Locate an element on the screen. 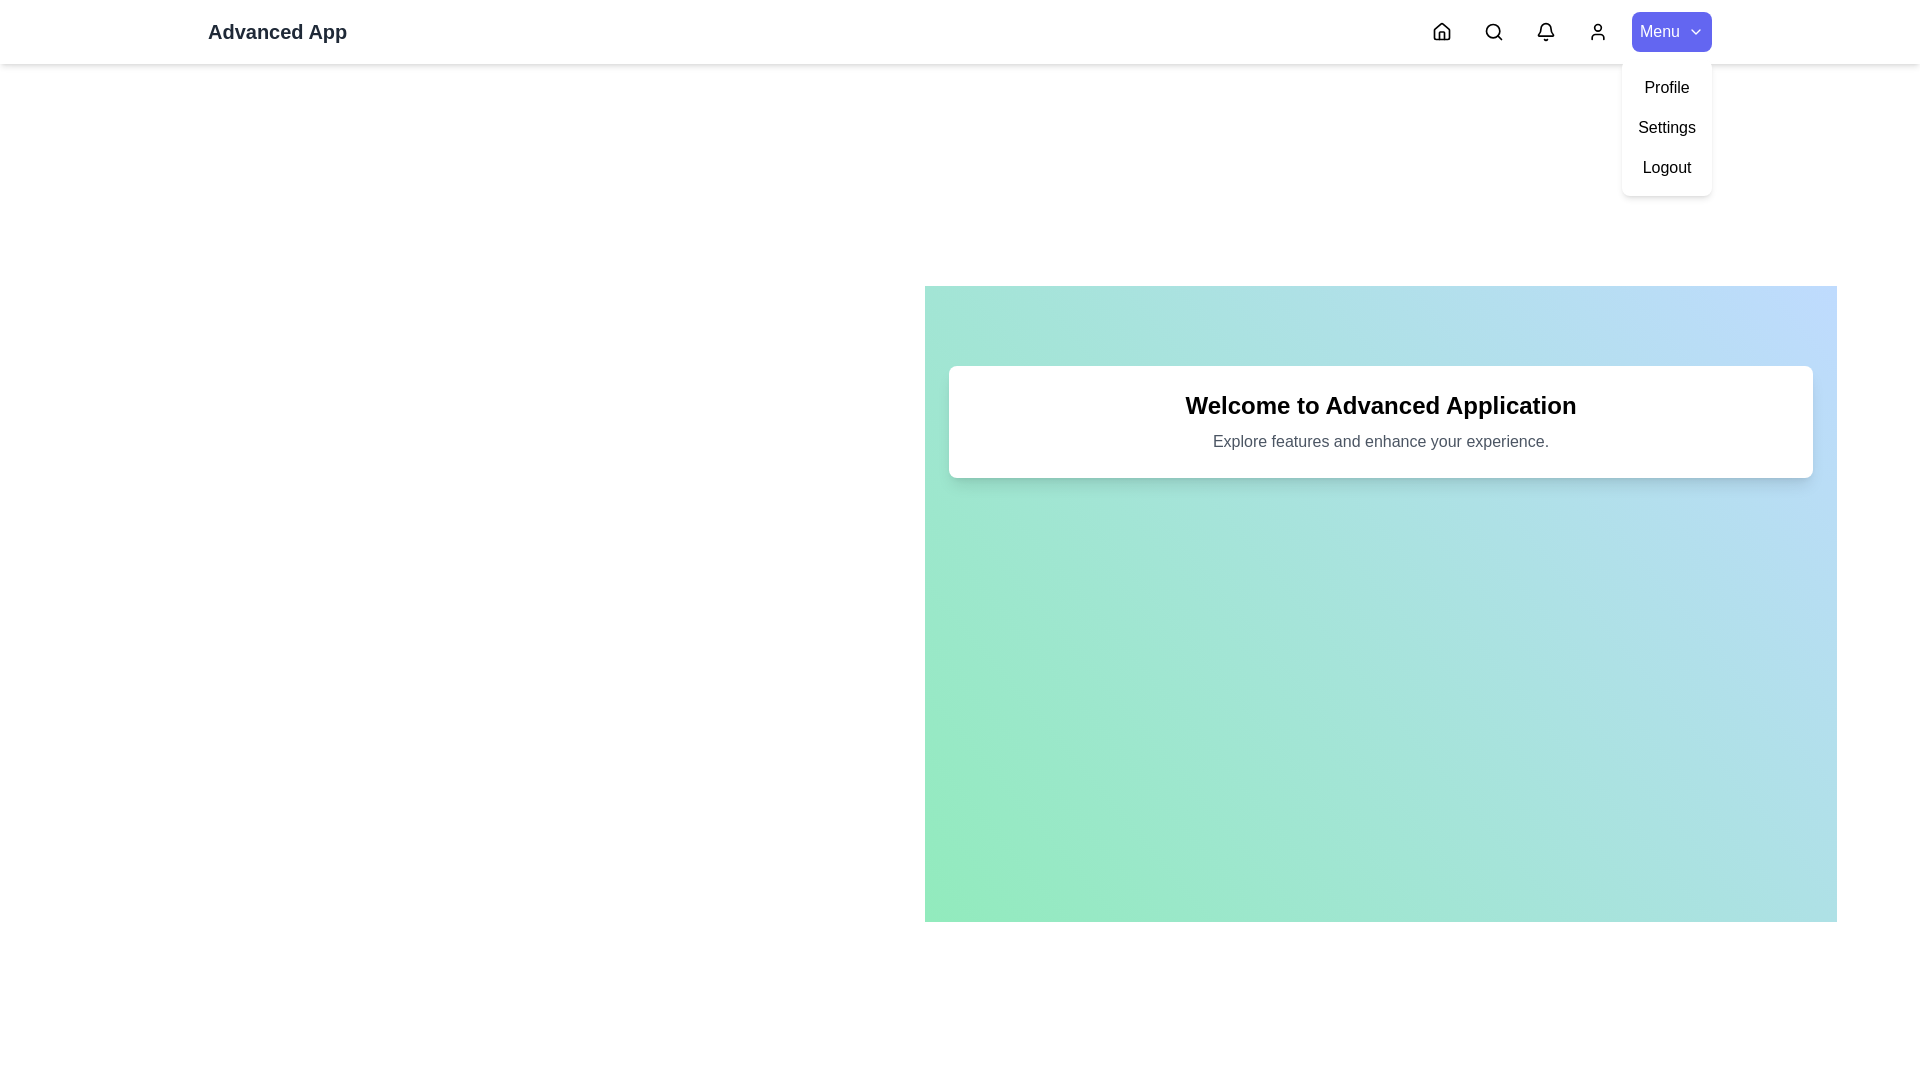 This screenshot has width=1920, height=1080. the Profile navigation icon is located at coordinates (1597, 31).